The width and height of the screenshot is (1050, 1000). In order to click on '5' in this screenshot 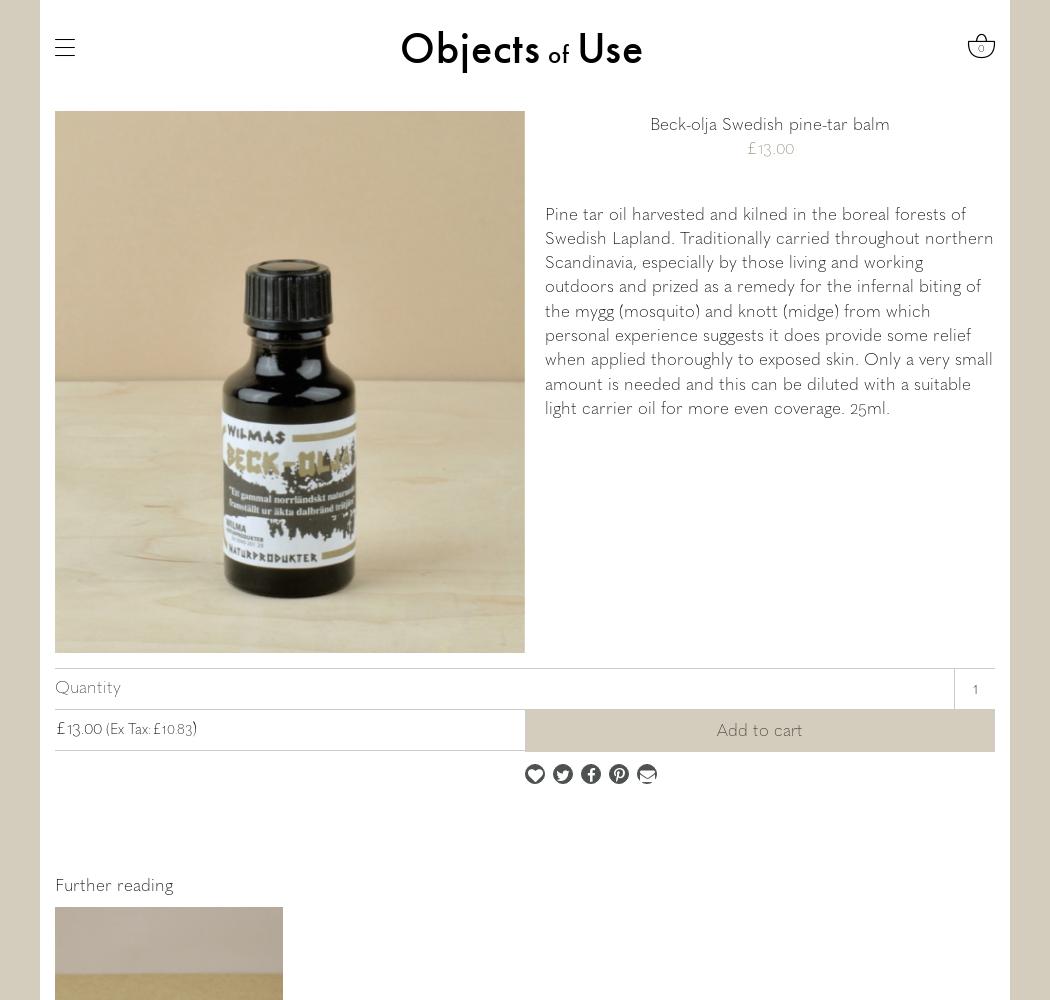, I will do `click(862, 407)`.